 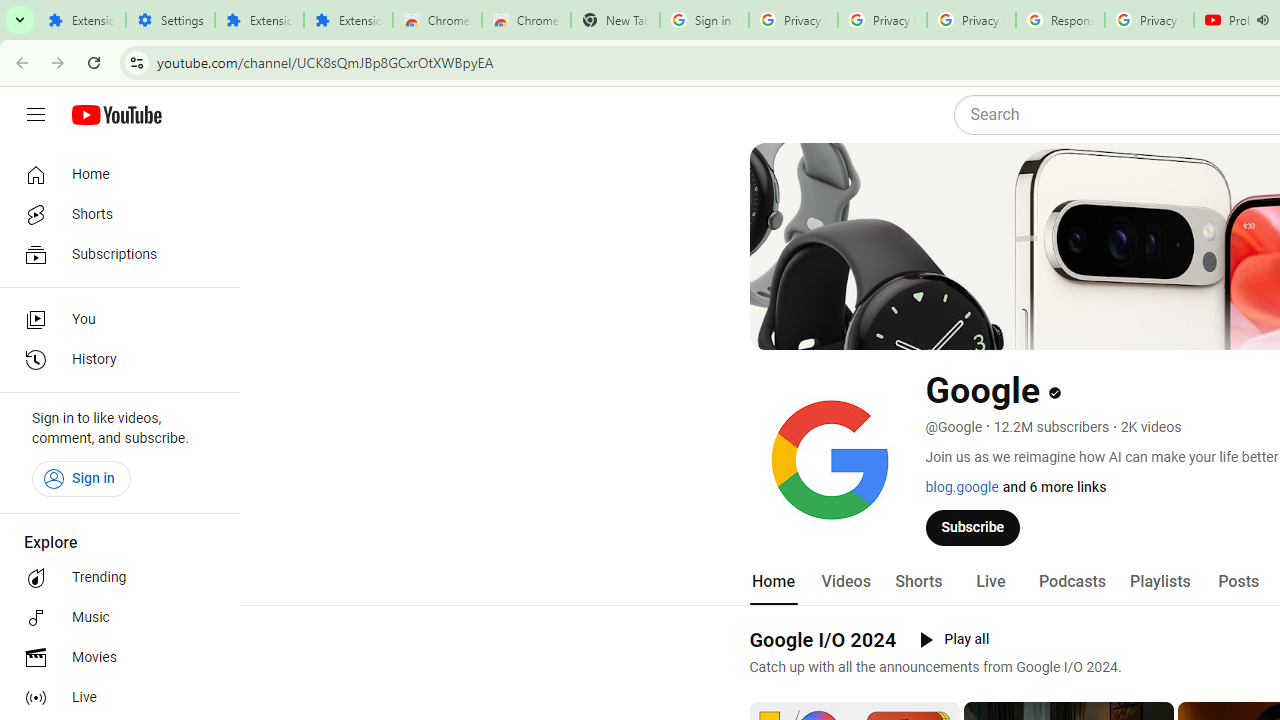 I want to click on 'Home', so click(x=112, y=173).